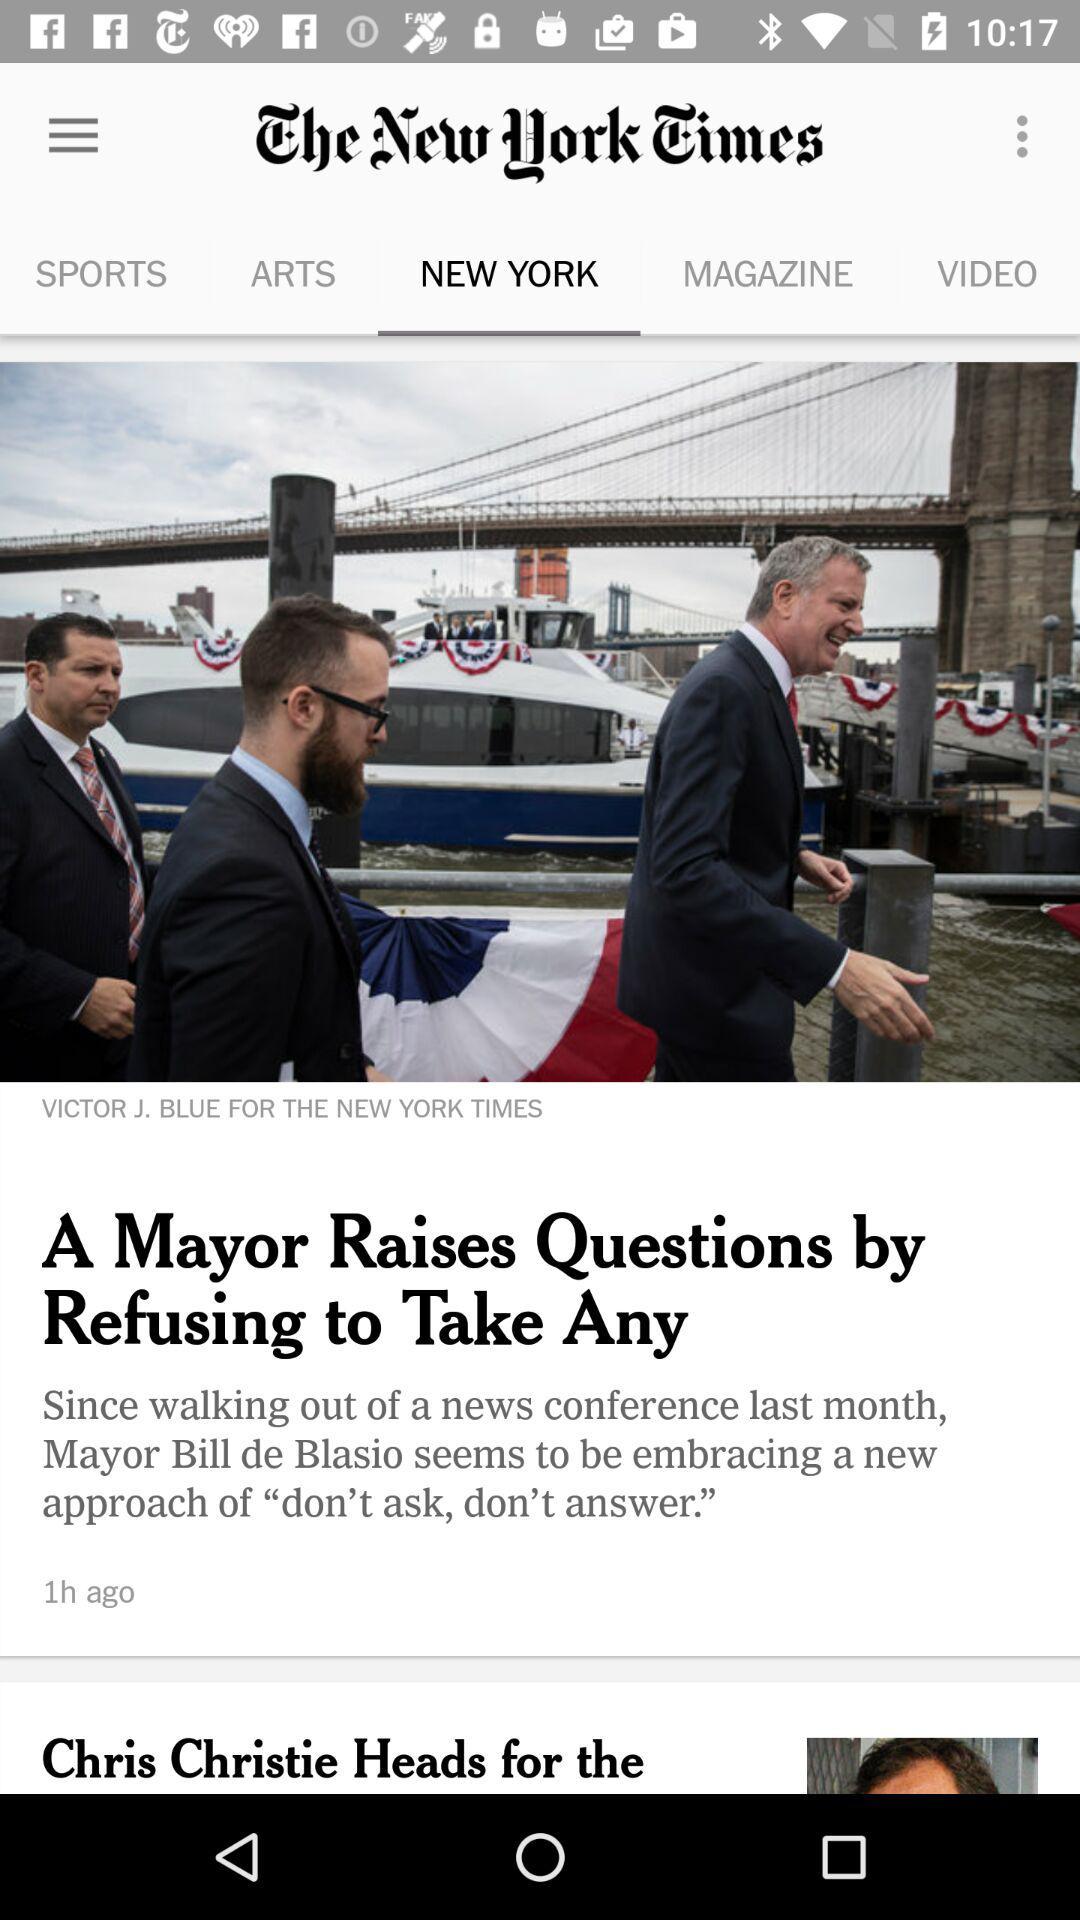 The image size is (1080, 1920). Describe the element at coordinates (293, 272) in the screenshot. I see `item to the right of the sports` at that location.